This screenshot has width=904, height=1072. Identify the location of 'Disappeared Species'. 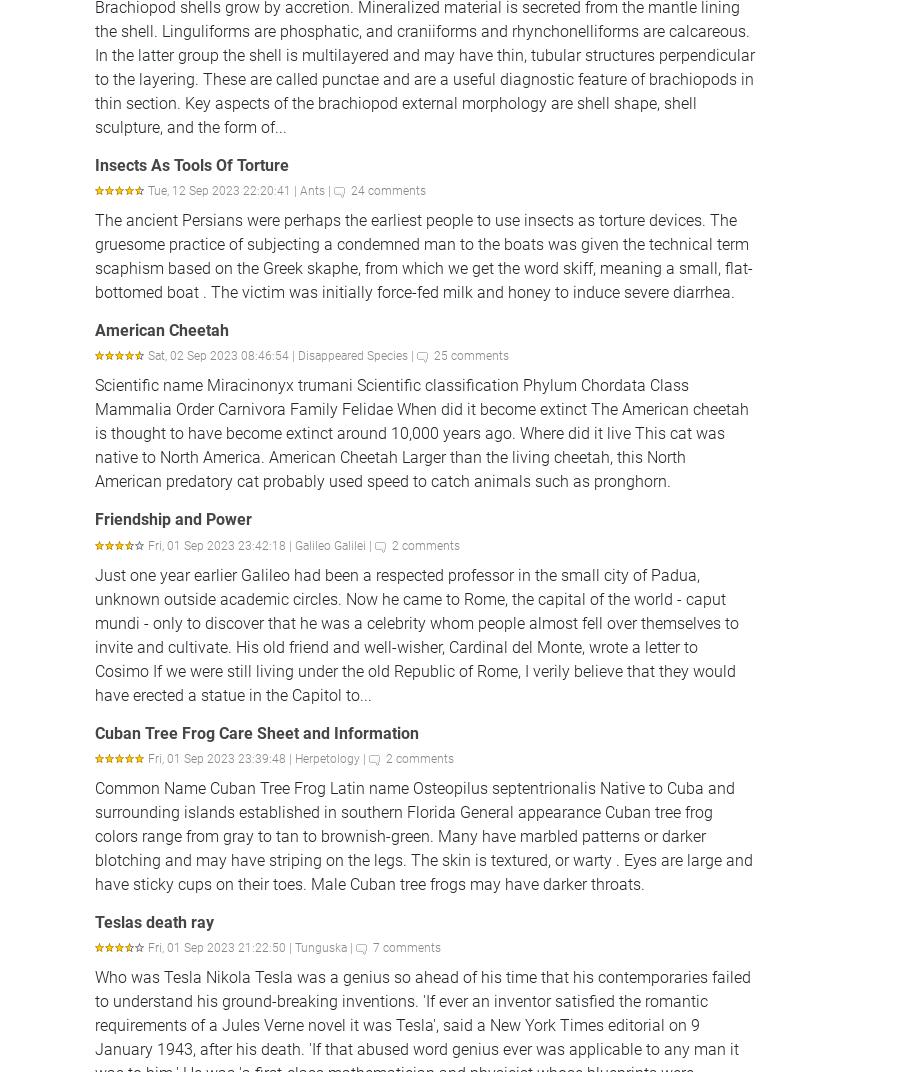
(352, 356).